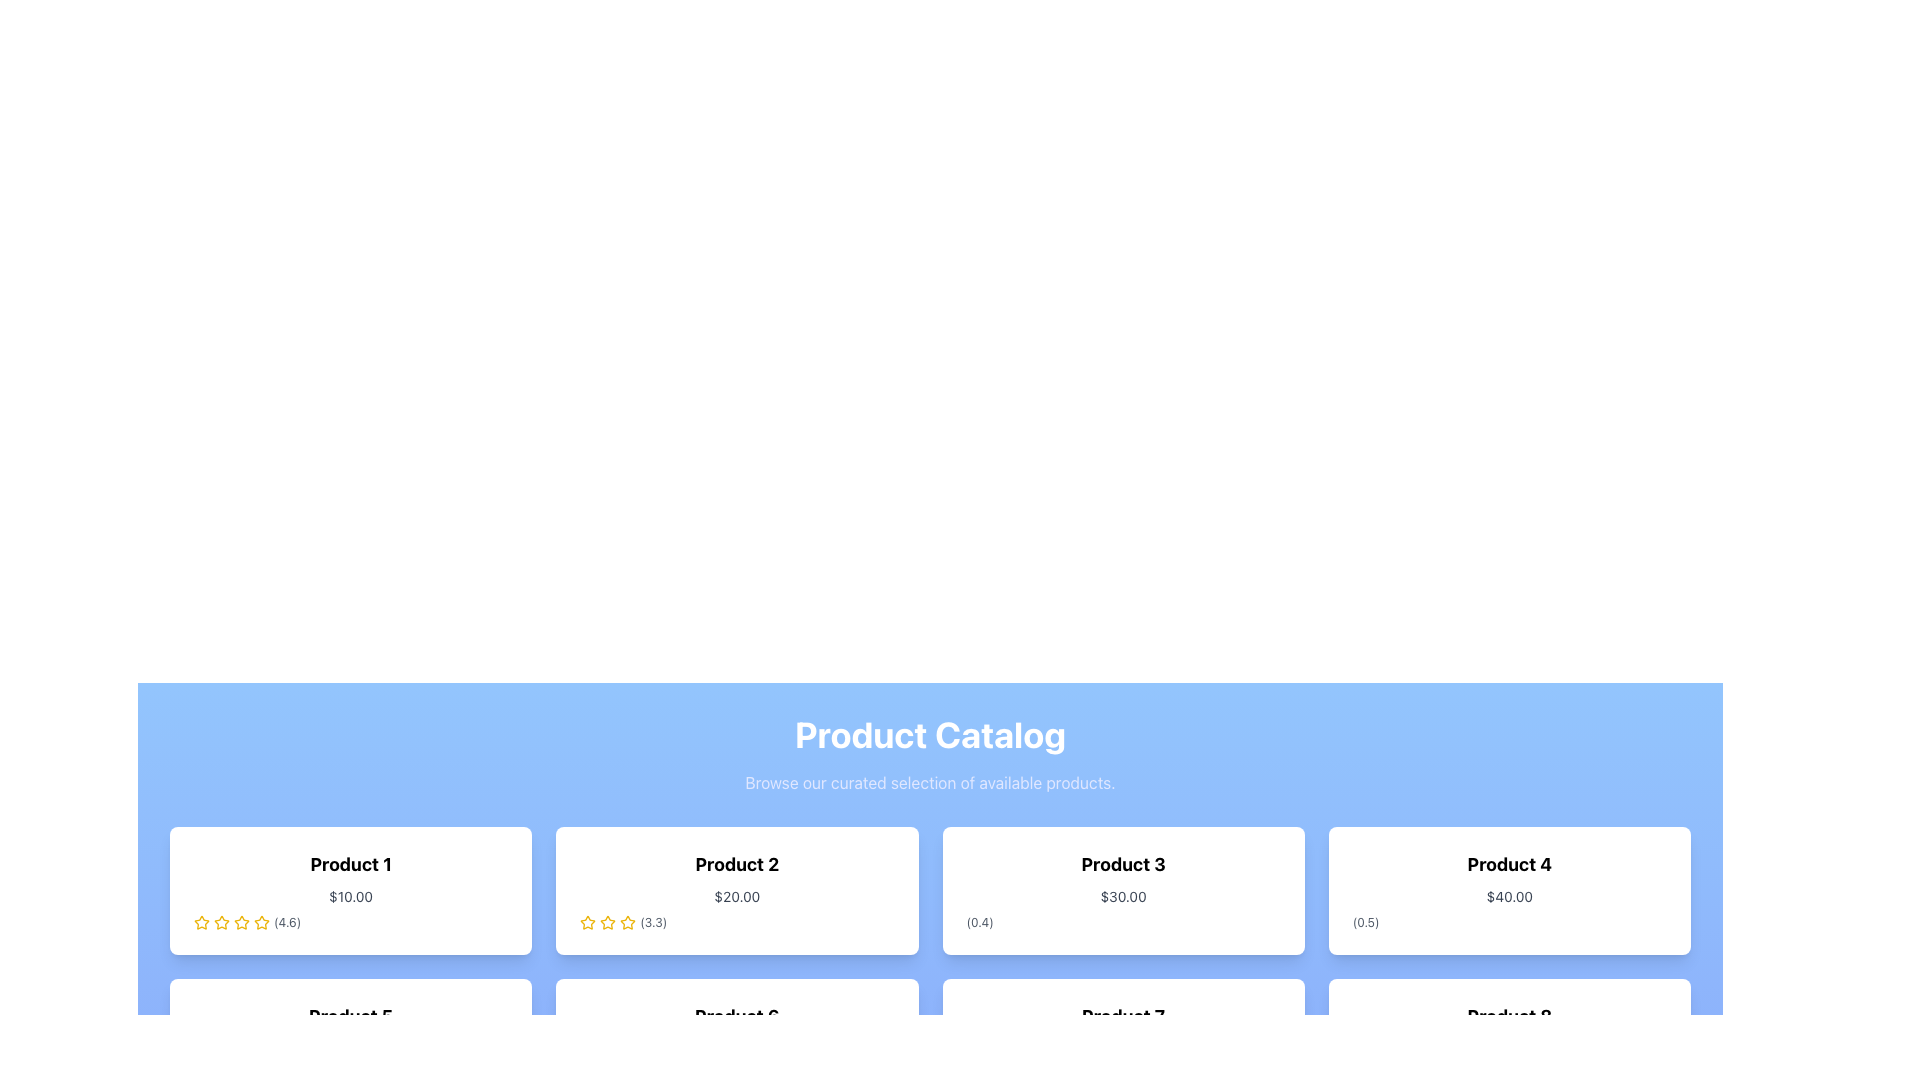 Image resolution: width=1920 pixels, height=1080 pixels. I want to click on the product title text label located at the topmost position within the card in the bottom right of the grid layout, which serves as the identifier for the showcased item, so click(1509, 1017).